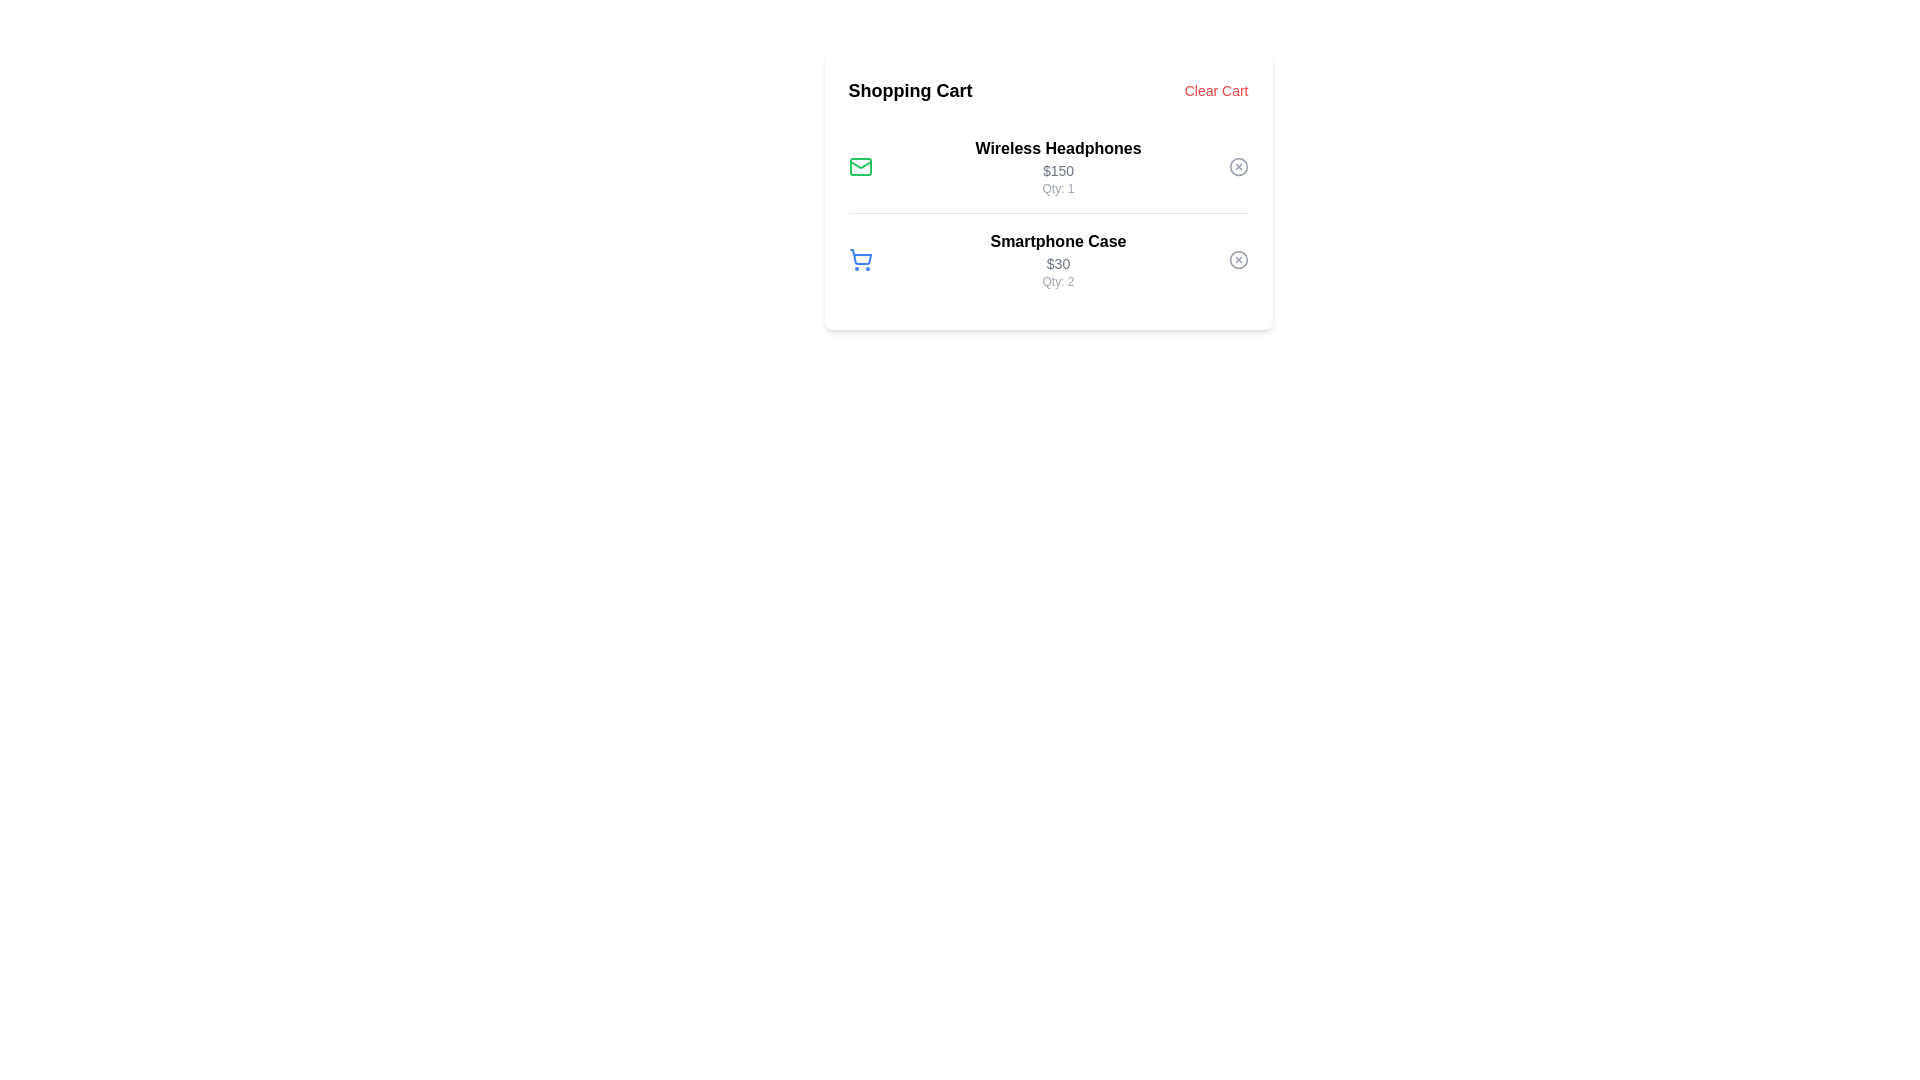  Describe the element at coordinates (1057, 262) in the screenshot. I see `the price text label indicating the price of the item labeled 'Smartphone Case' in the shopping cart, which is centrally located below the item name and above the quantity text` at that location.